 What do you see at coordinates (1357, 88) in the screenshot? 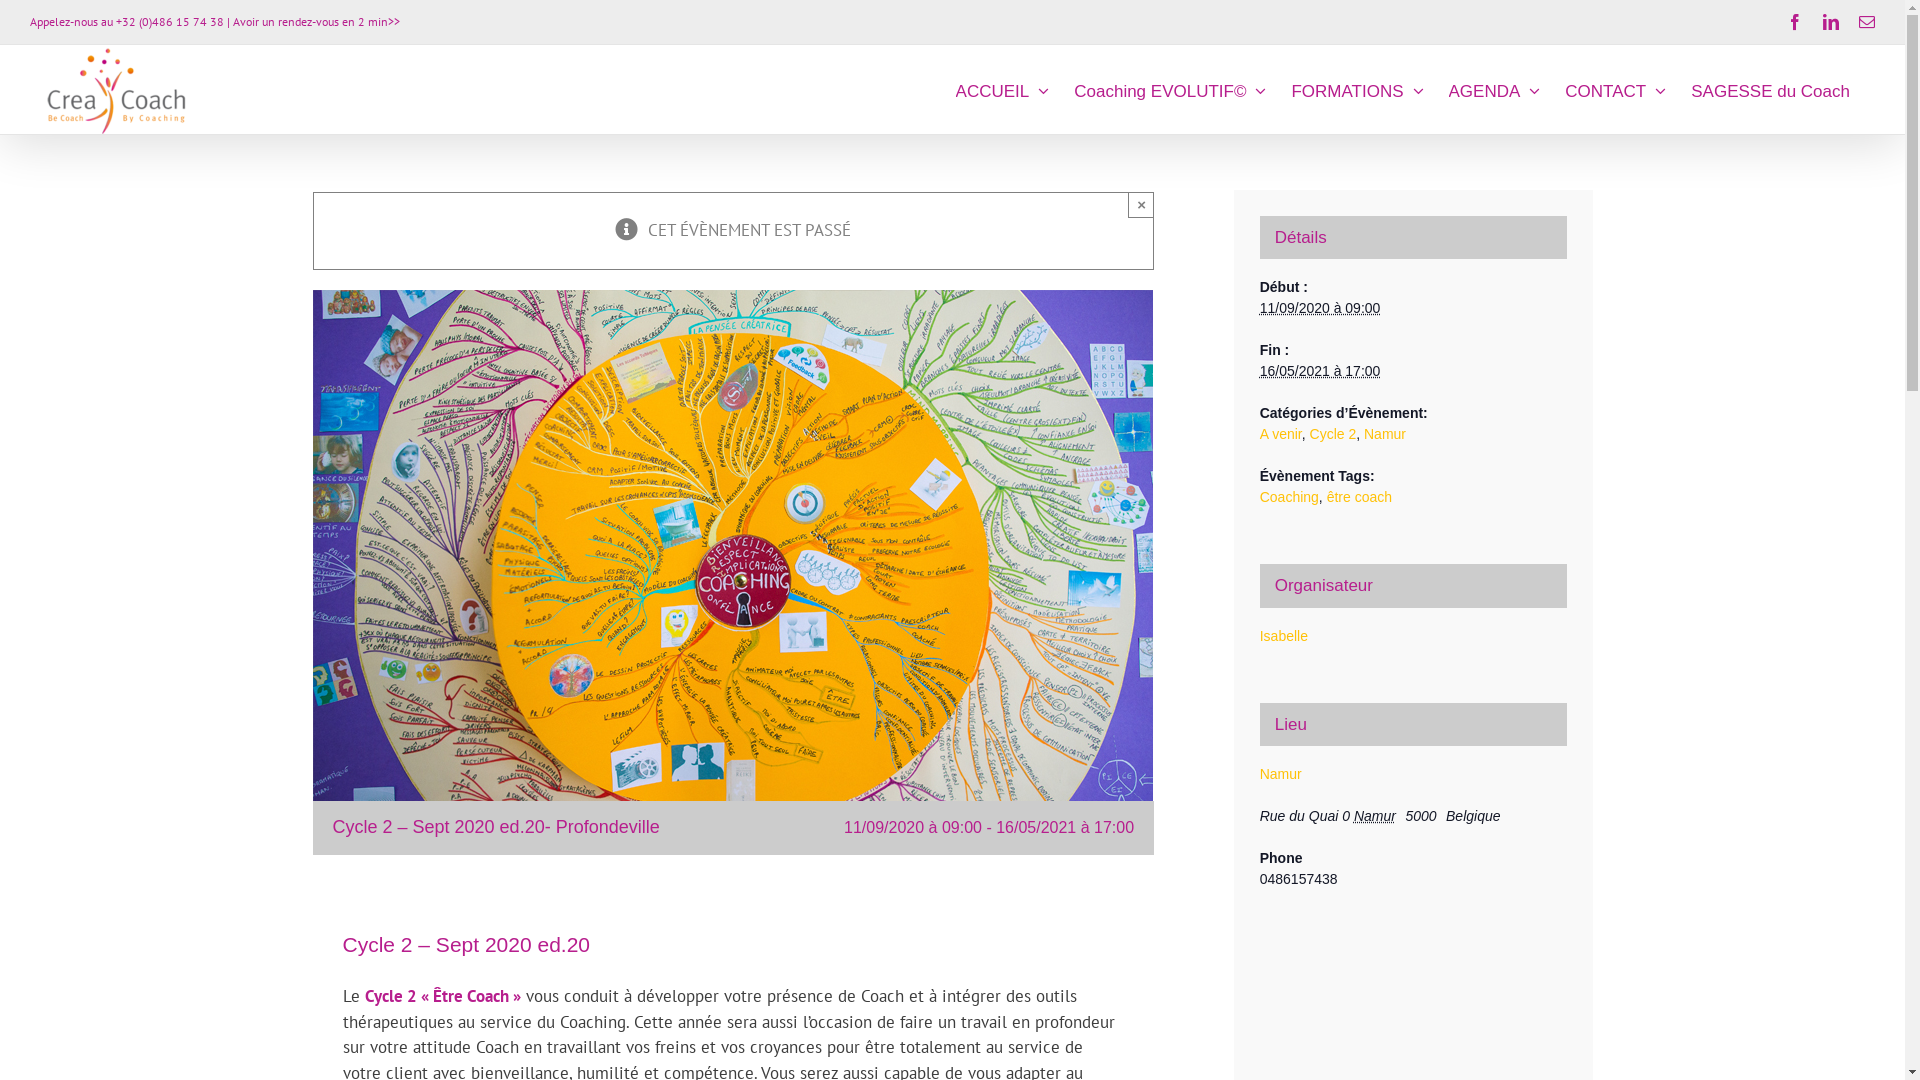
I see `'FORMATIONS'` at bounding box center [1357, 88].